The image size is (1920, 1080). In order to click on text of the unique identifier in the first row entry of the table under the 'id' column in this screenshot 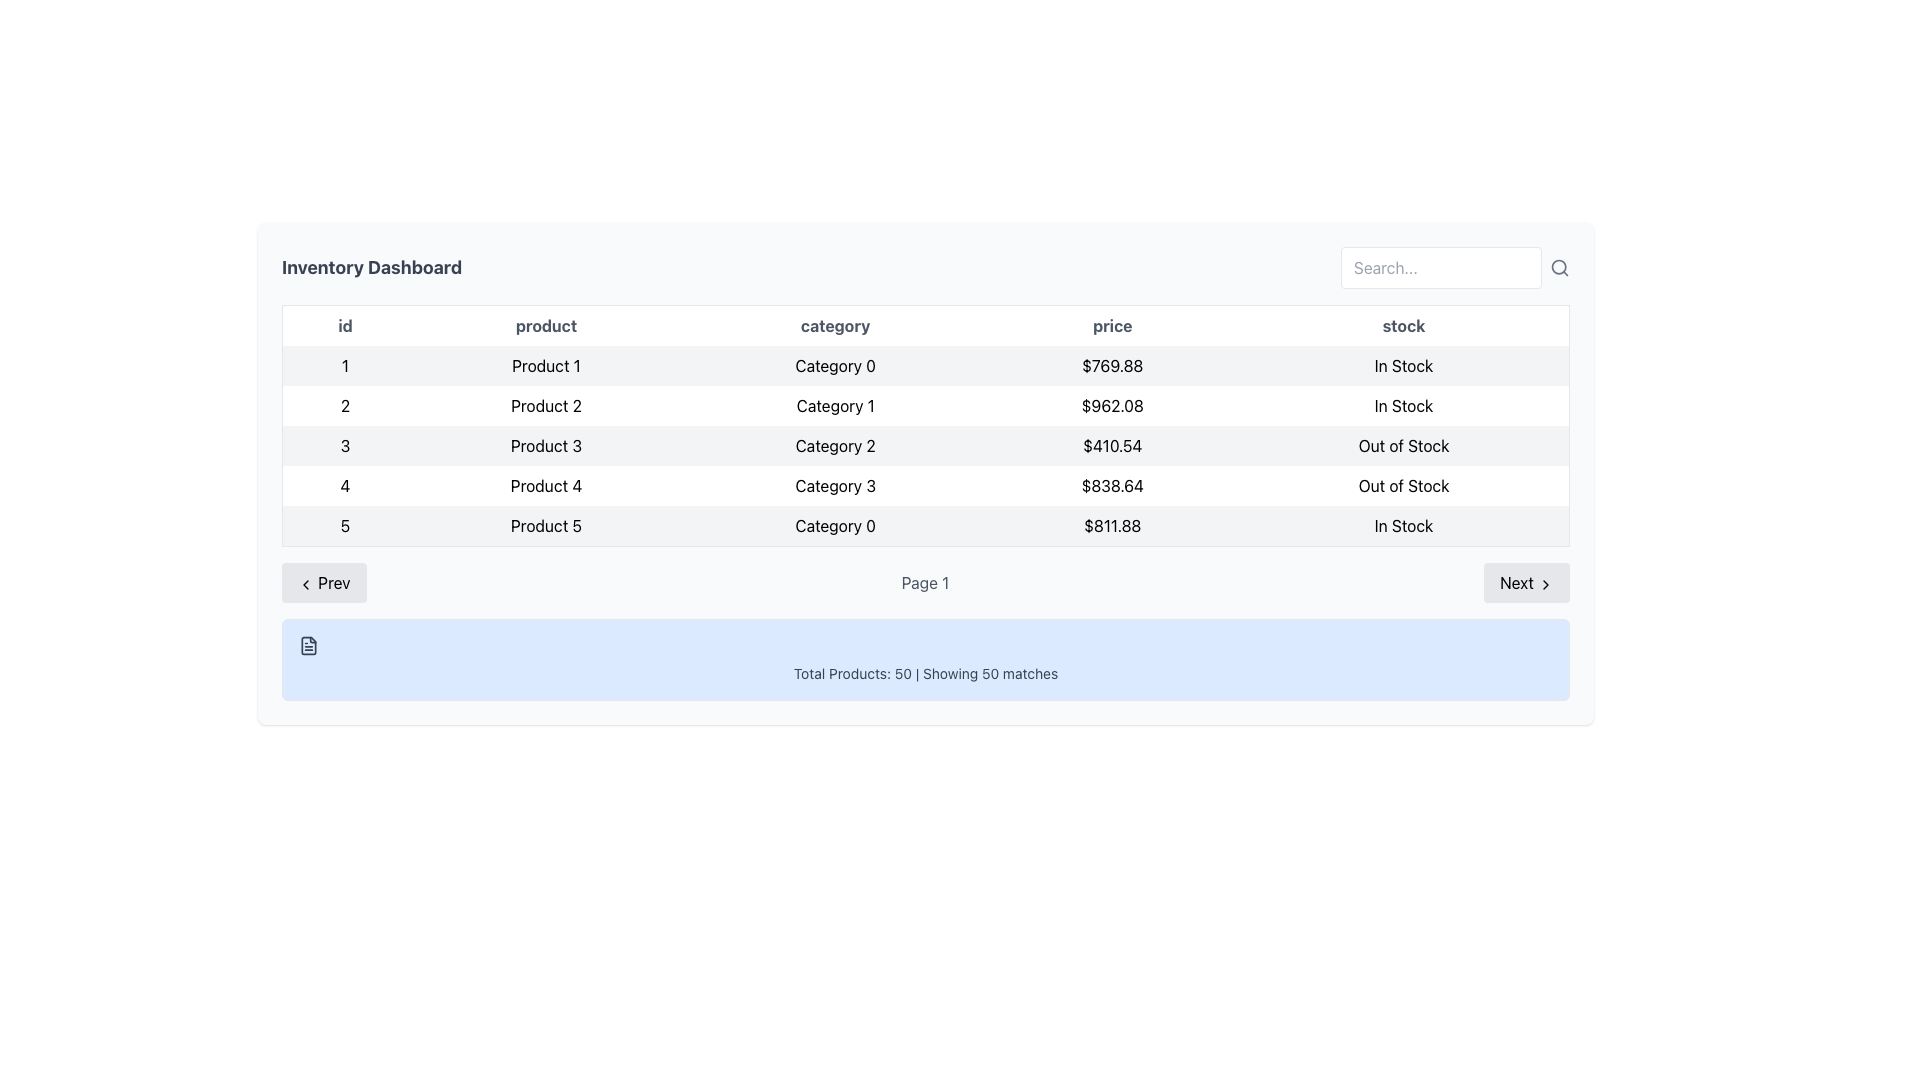, I will do `click(345, 366)`.